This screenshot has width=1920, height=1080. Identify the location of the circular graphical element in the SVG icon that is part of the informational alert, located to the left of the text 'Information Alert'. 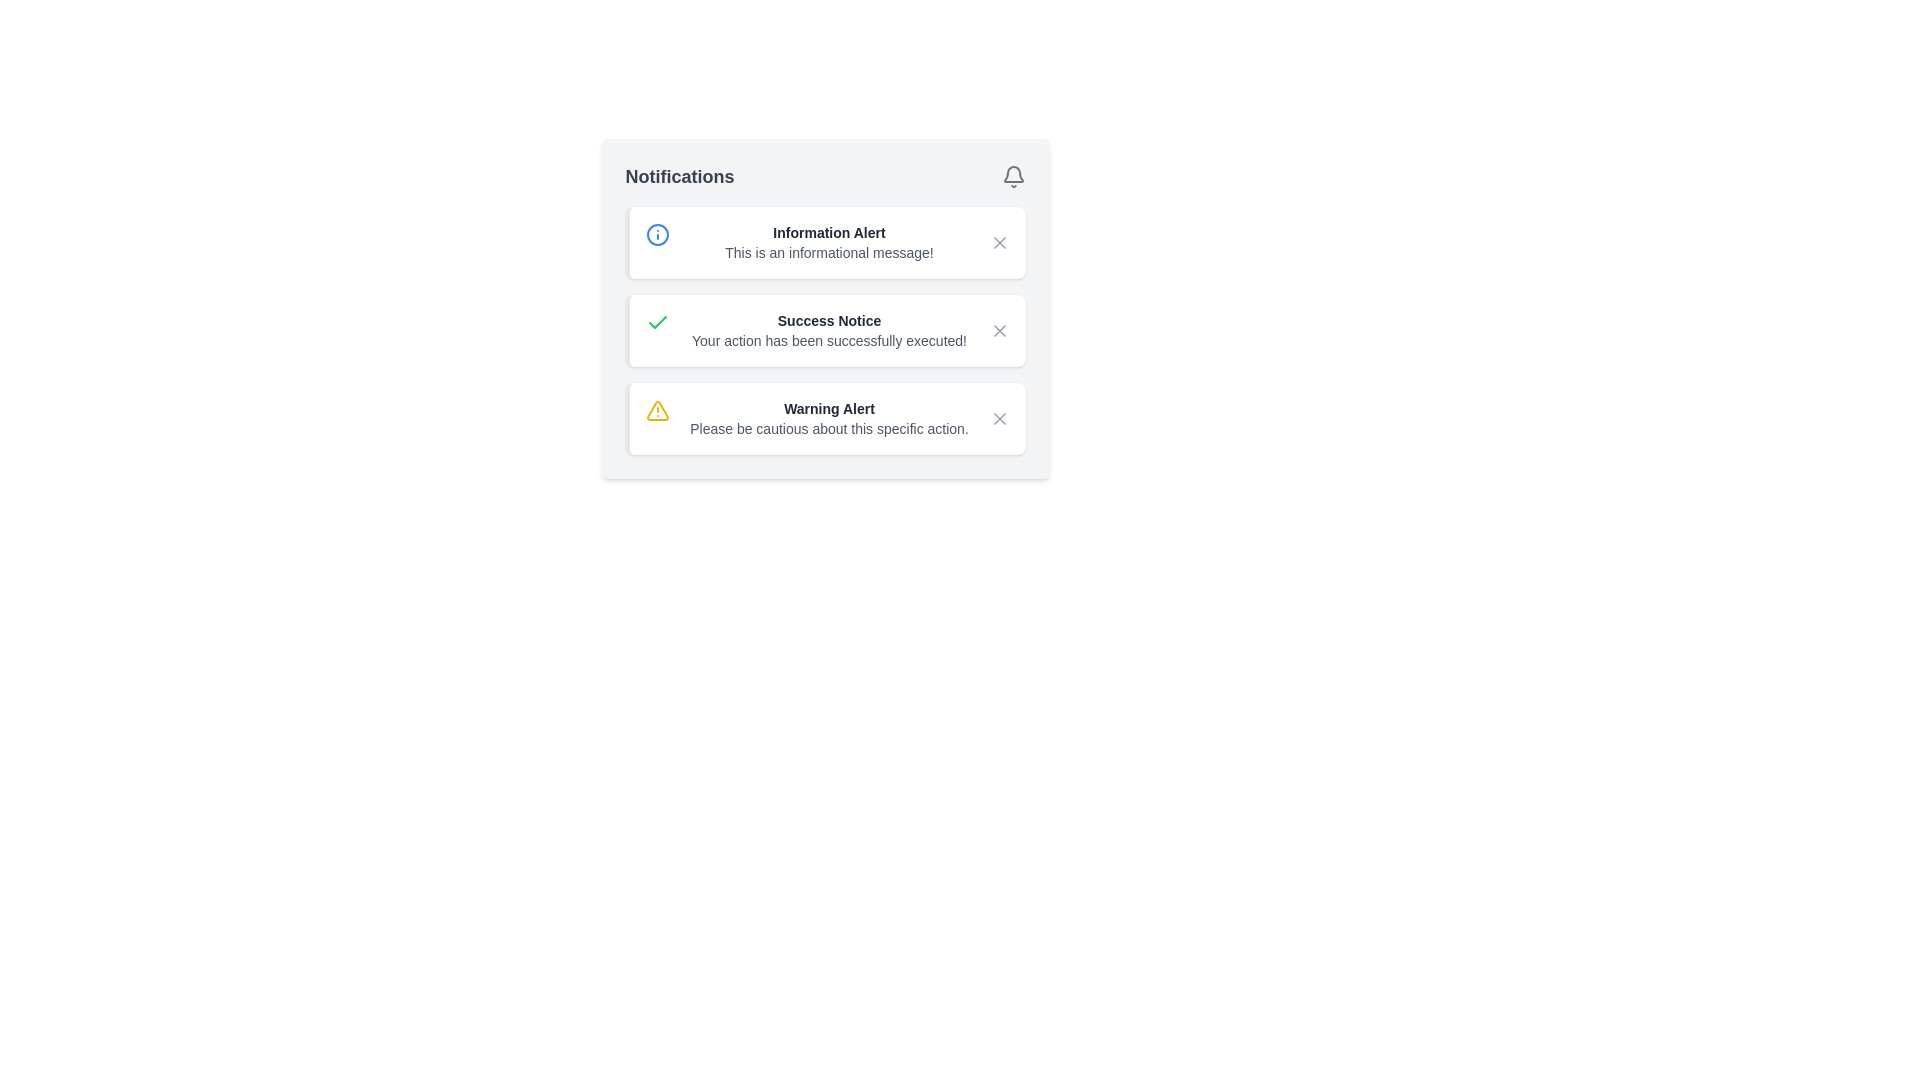
(657, 234).